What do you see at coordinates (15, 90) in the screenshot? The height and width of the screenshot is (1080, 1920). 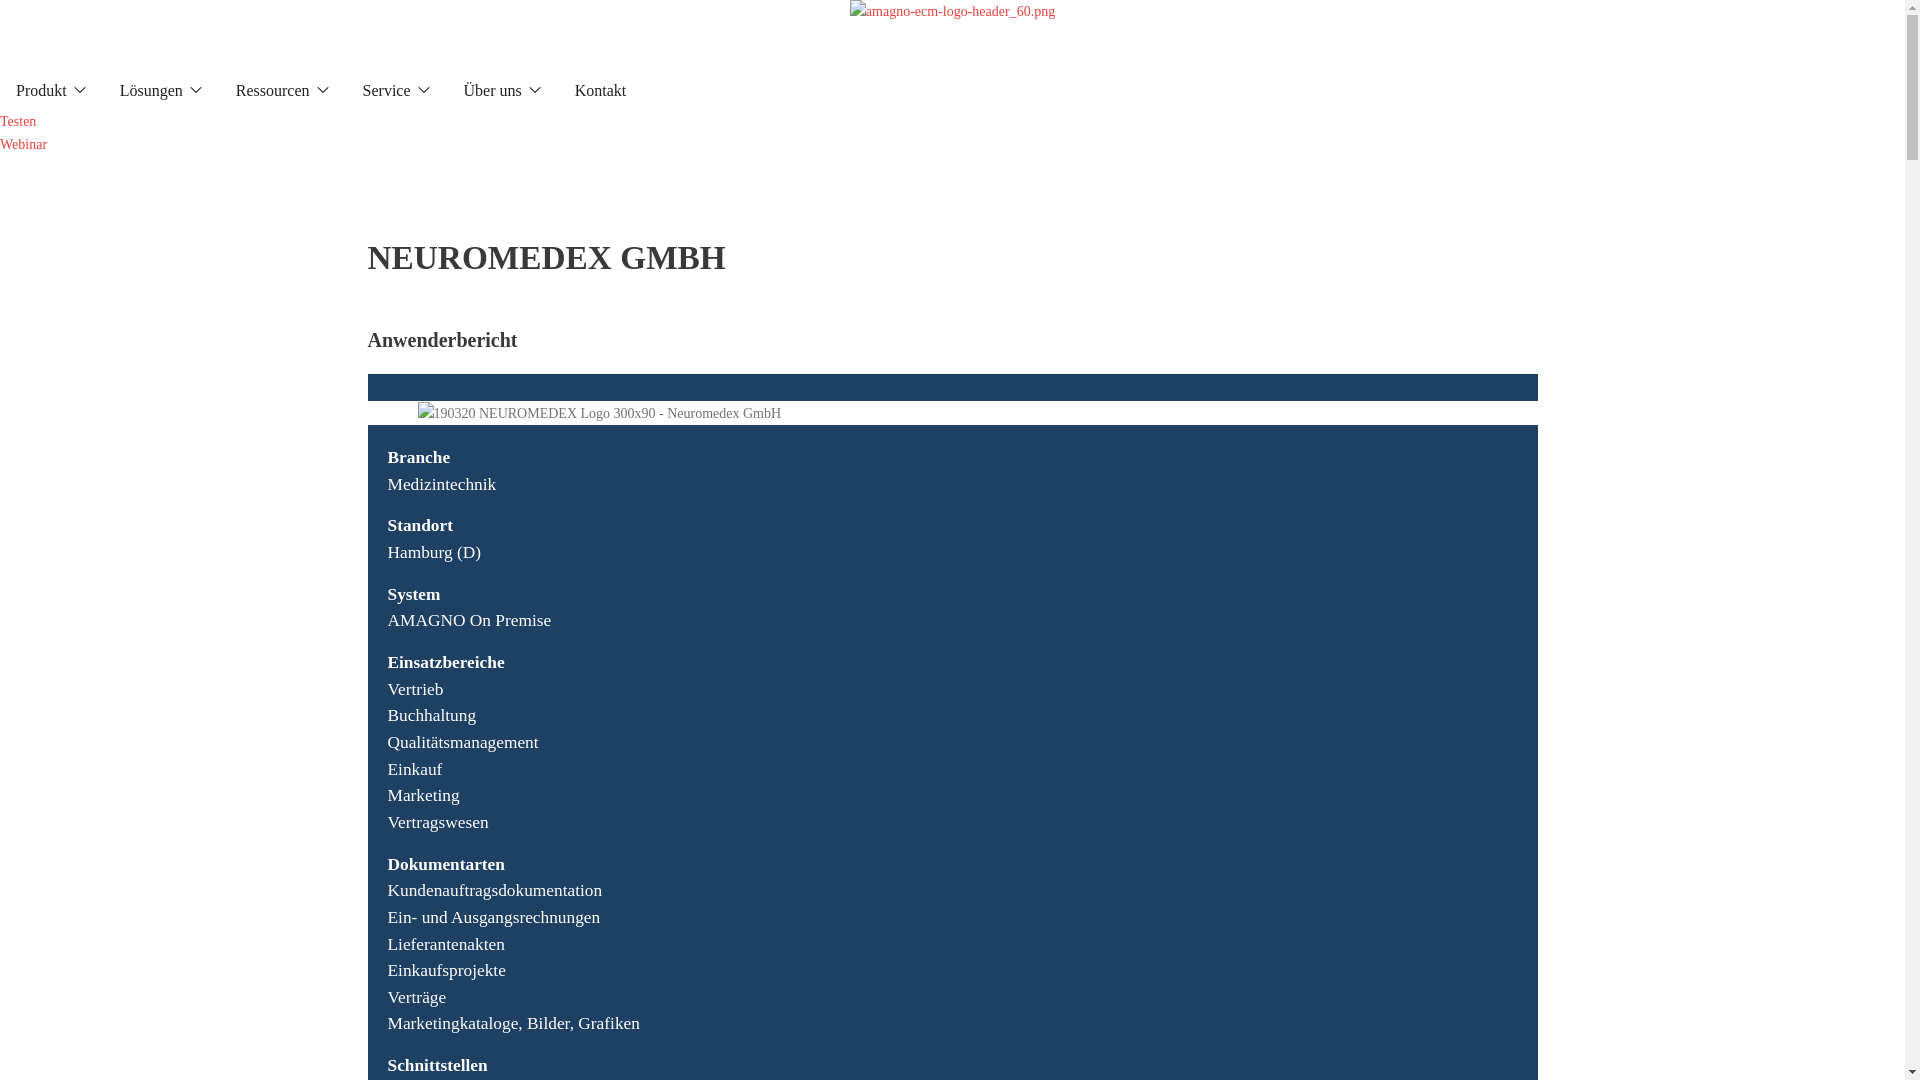 I see `'Produkt'` at bounding box center [15, 90].